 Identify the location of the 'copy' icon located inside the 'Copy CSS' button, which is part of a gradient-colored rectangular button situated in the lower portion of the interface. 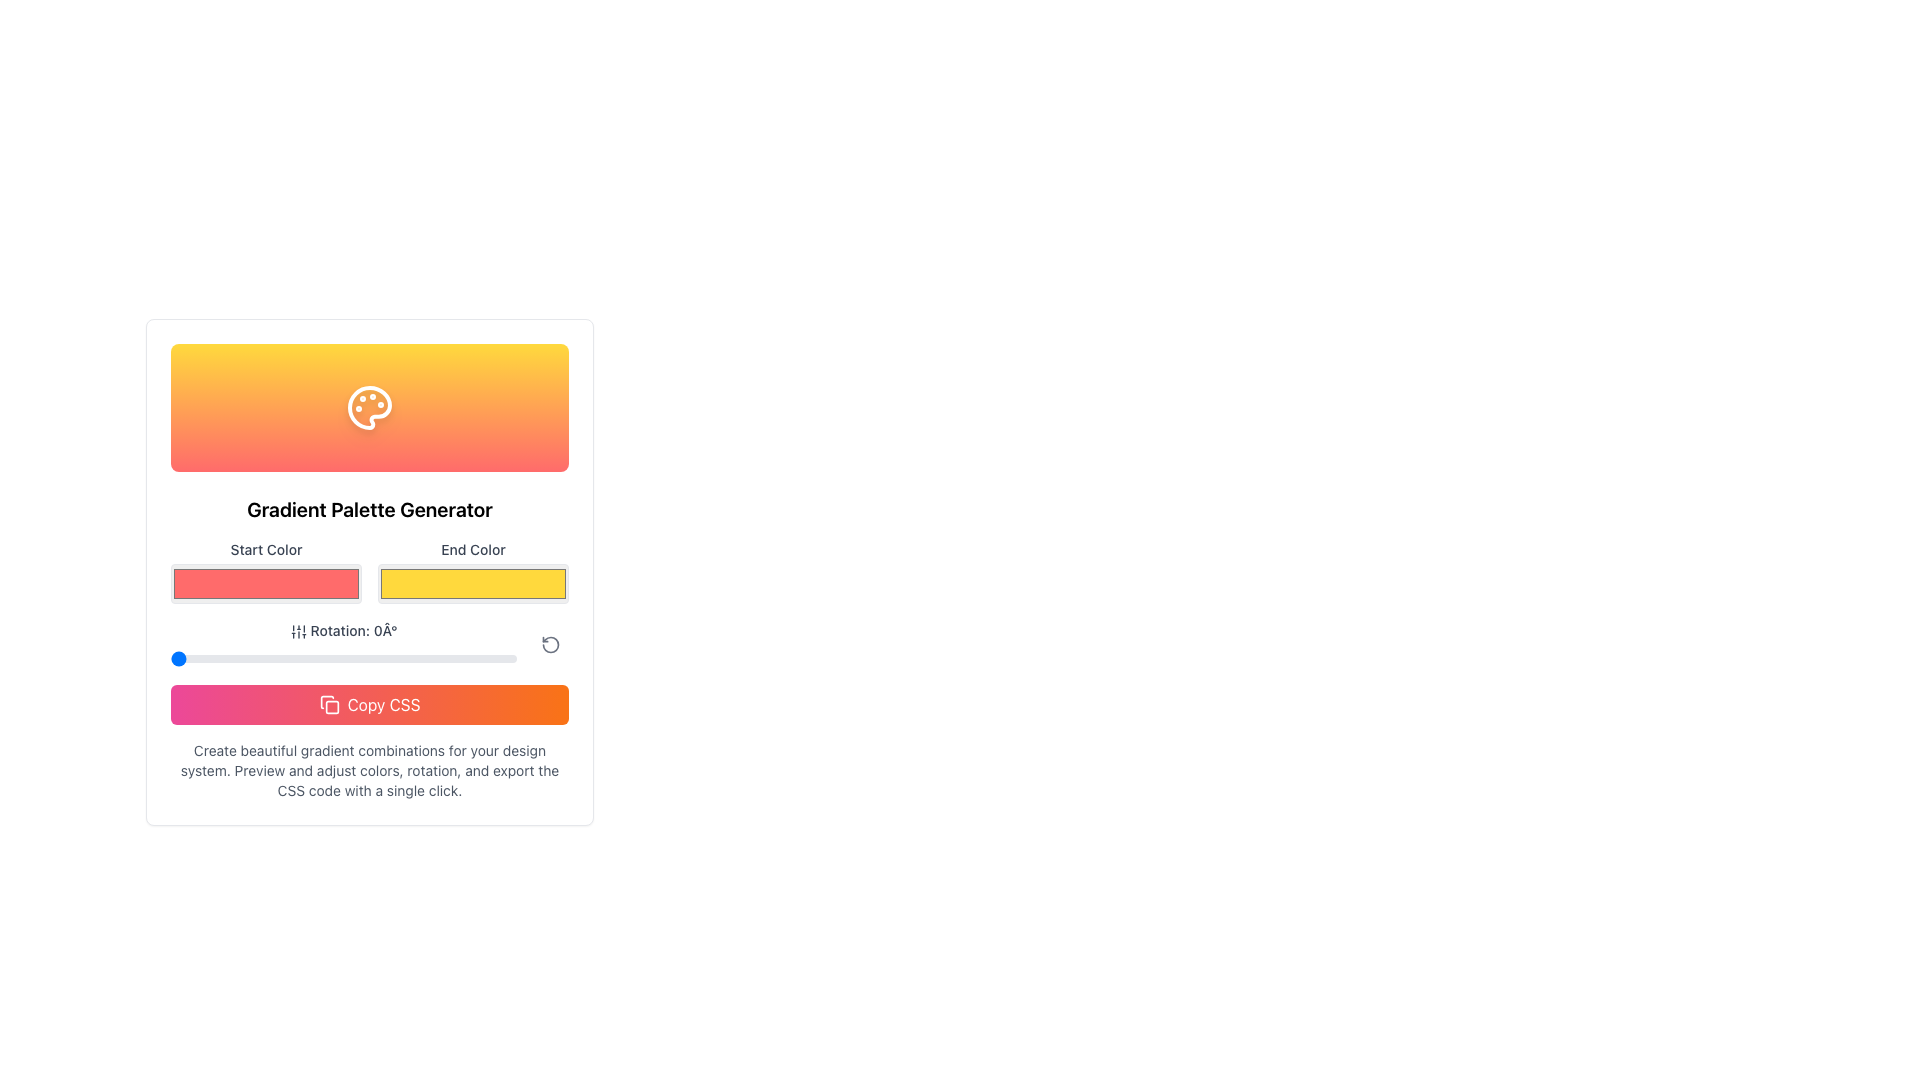
(329, 704).